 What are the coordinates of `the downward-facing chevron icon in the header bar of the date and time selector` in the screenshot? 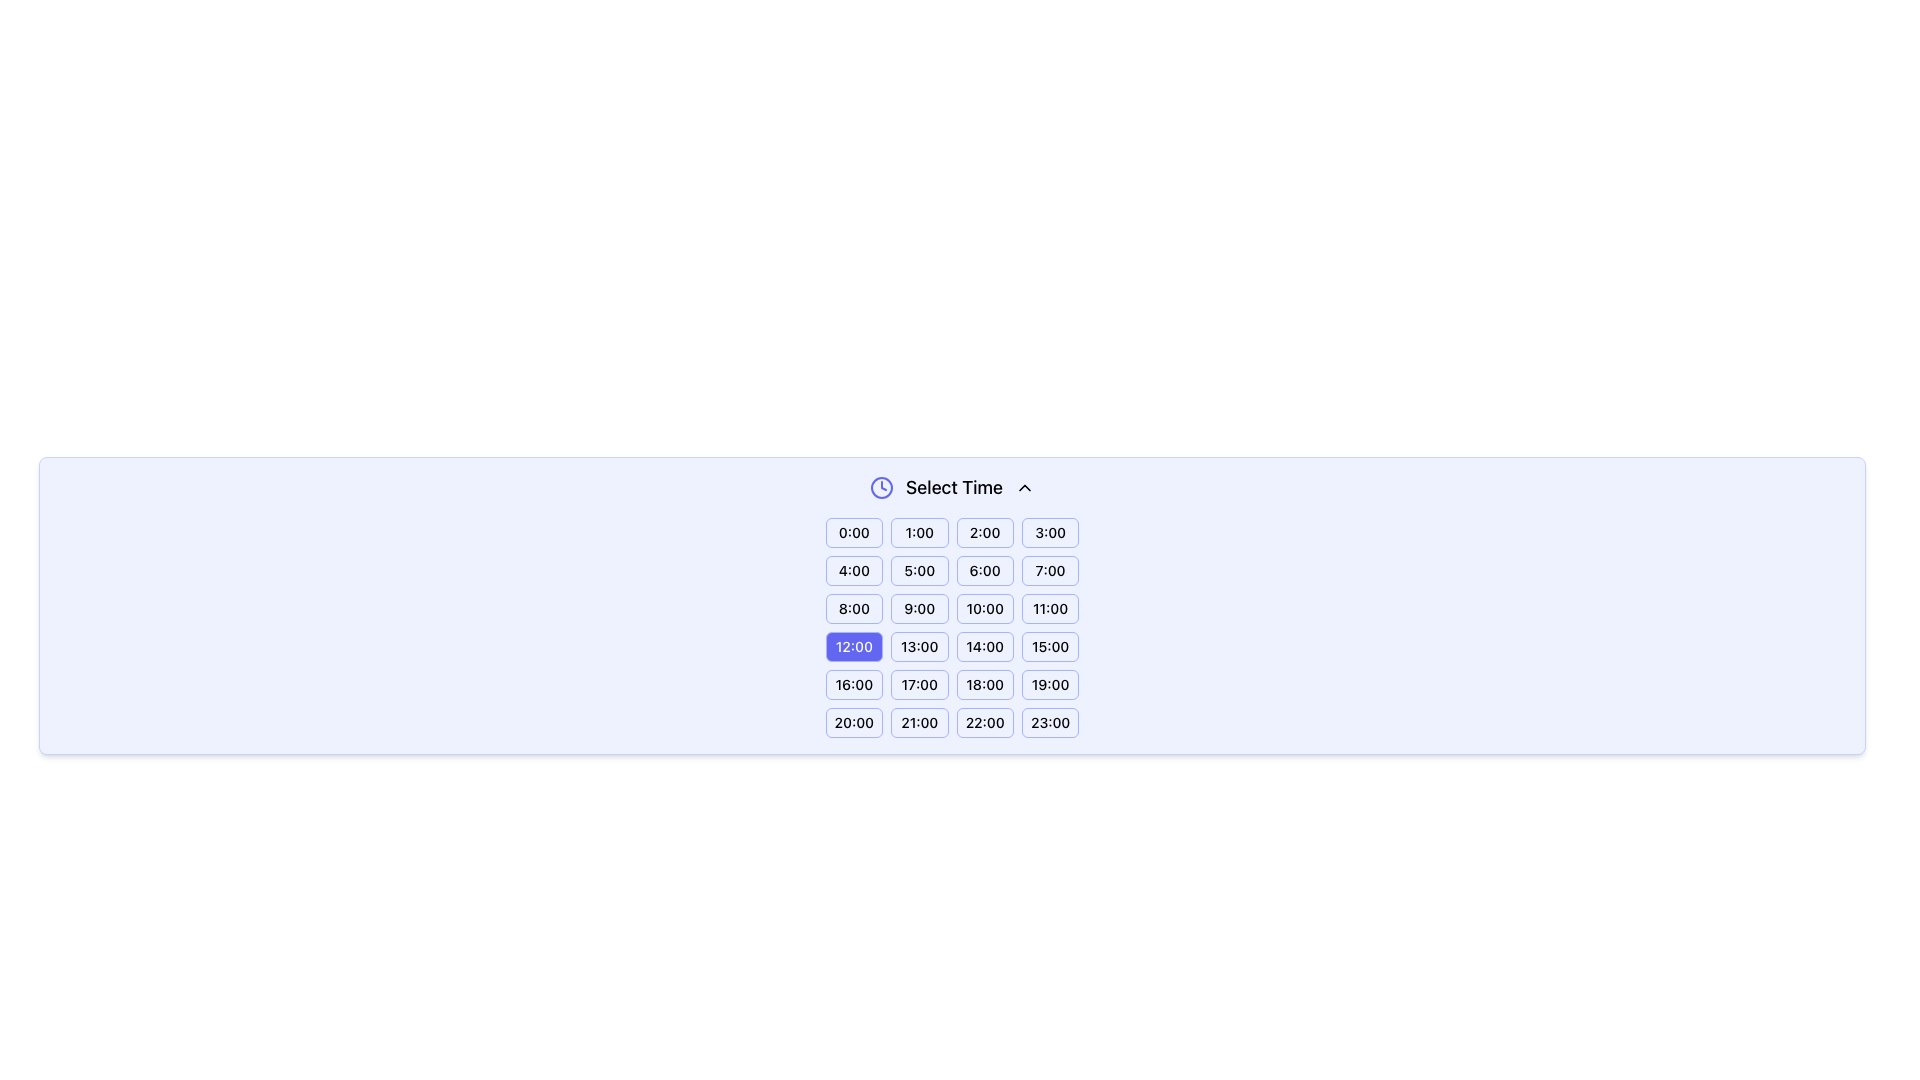 It's located at (1024, 488).